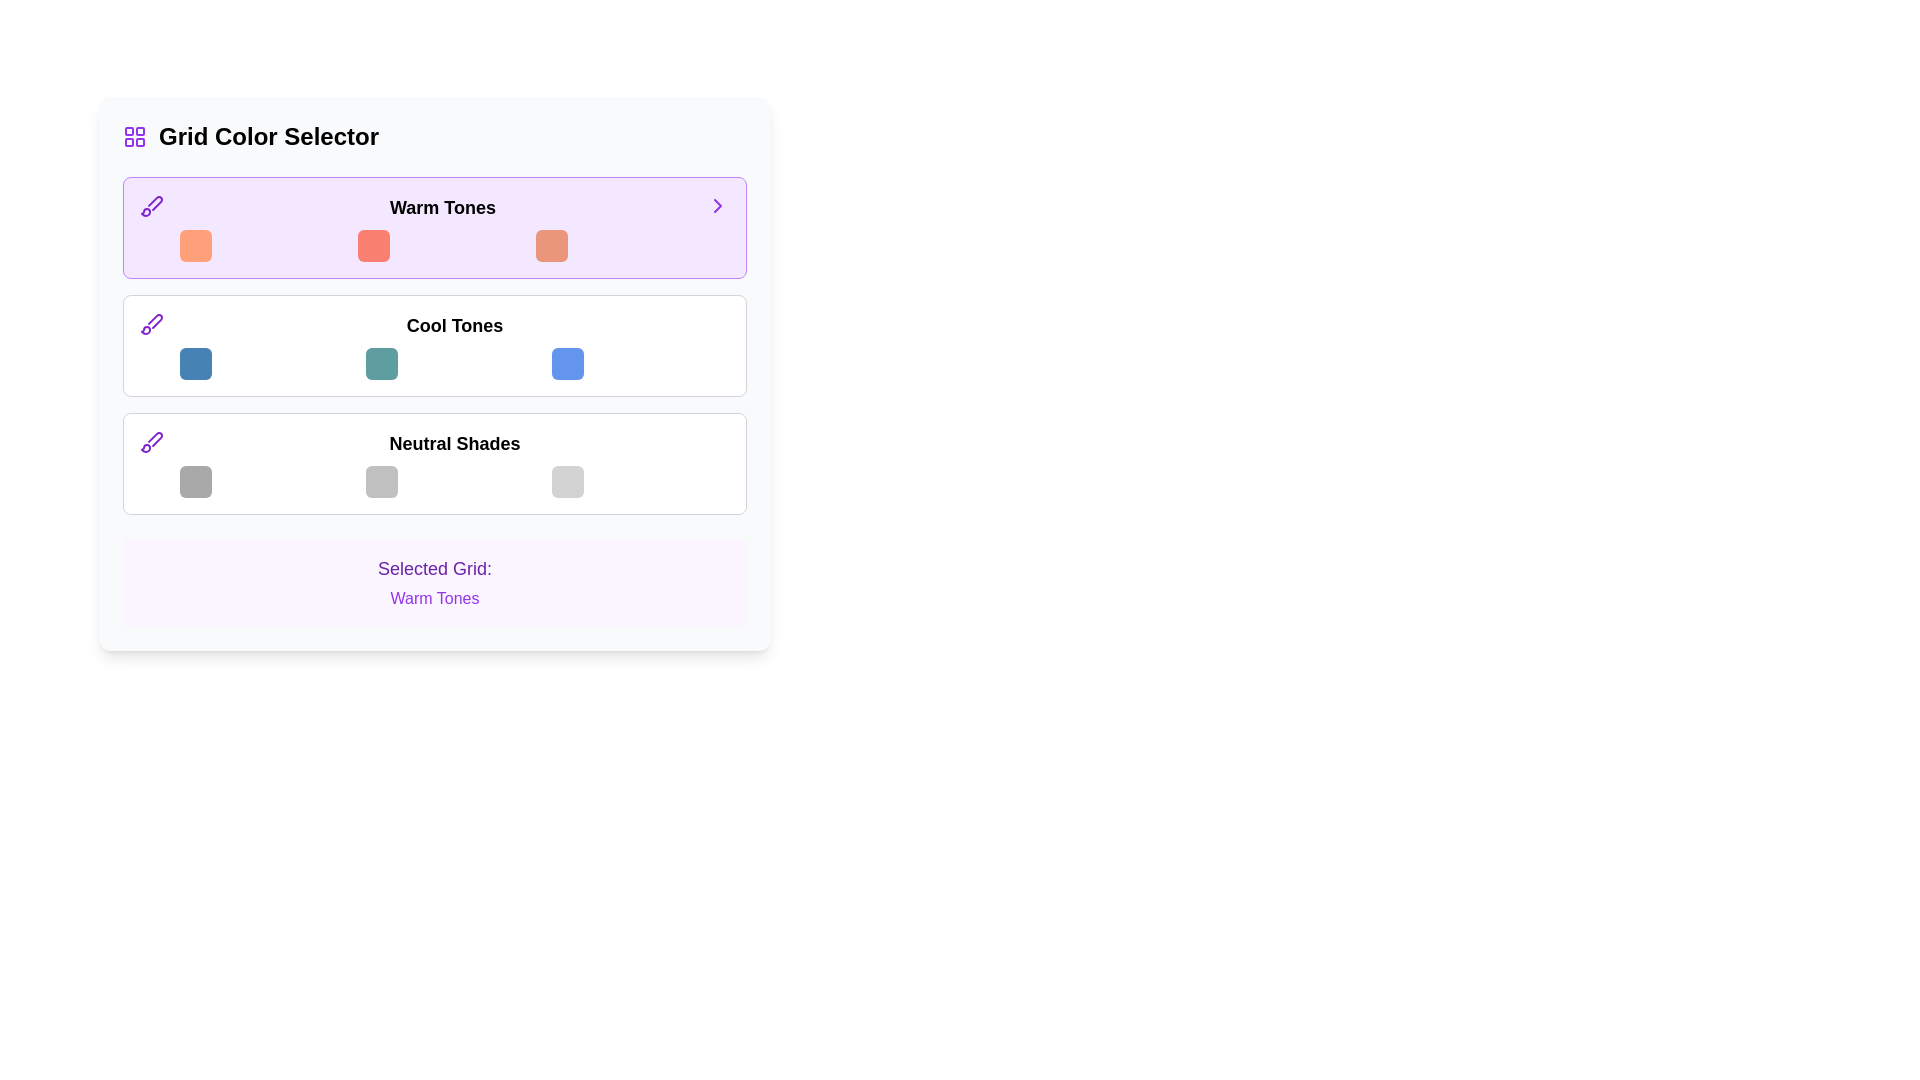 The image size is (1920, 1080). What do you see at coordinates (196, 245) in the screenshot?
I see `the small, square-shaped light coral button` at bounding box center [196, 245].